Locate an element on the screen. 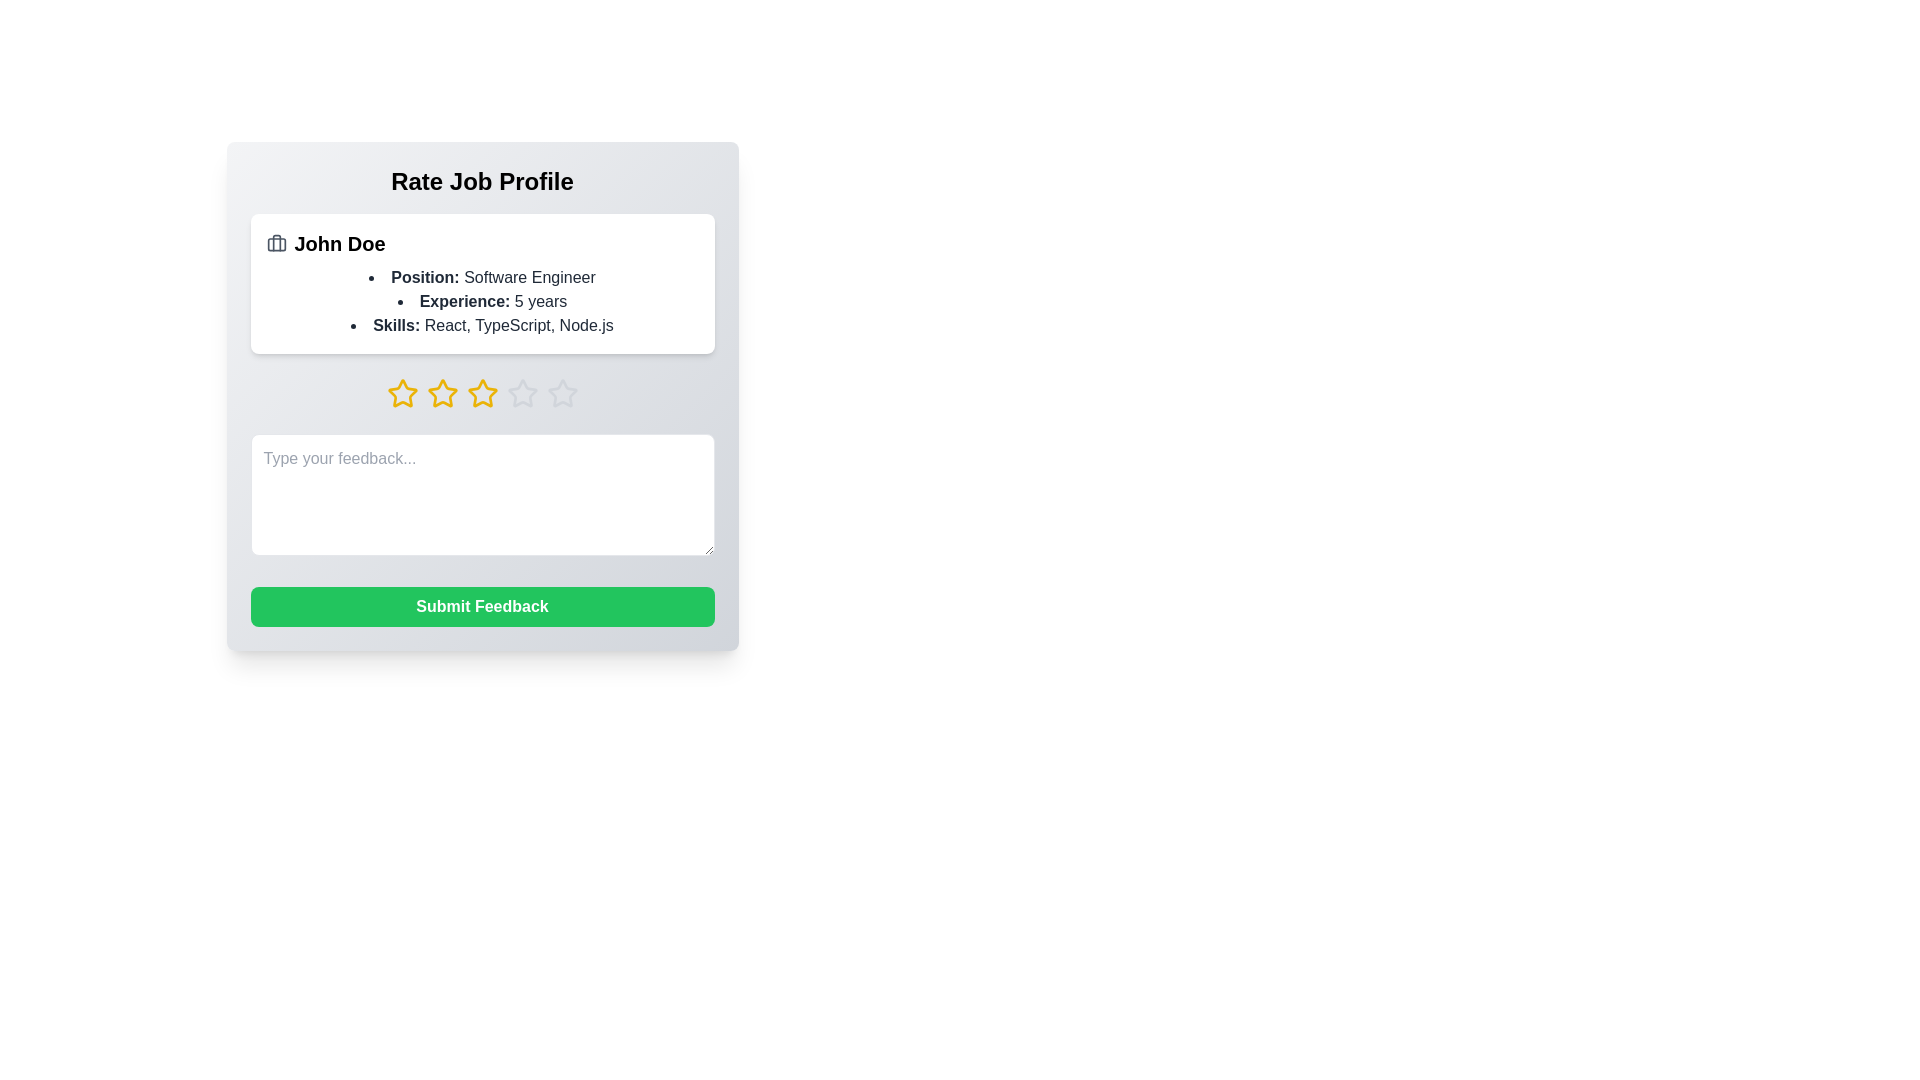 This screenshot has width=1920, height=1080. the third yellow Rating Star in the feedback form titled 'Rate Job Profile' is located at coordinates (441, 393).